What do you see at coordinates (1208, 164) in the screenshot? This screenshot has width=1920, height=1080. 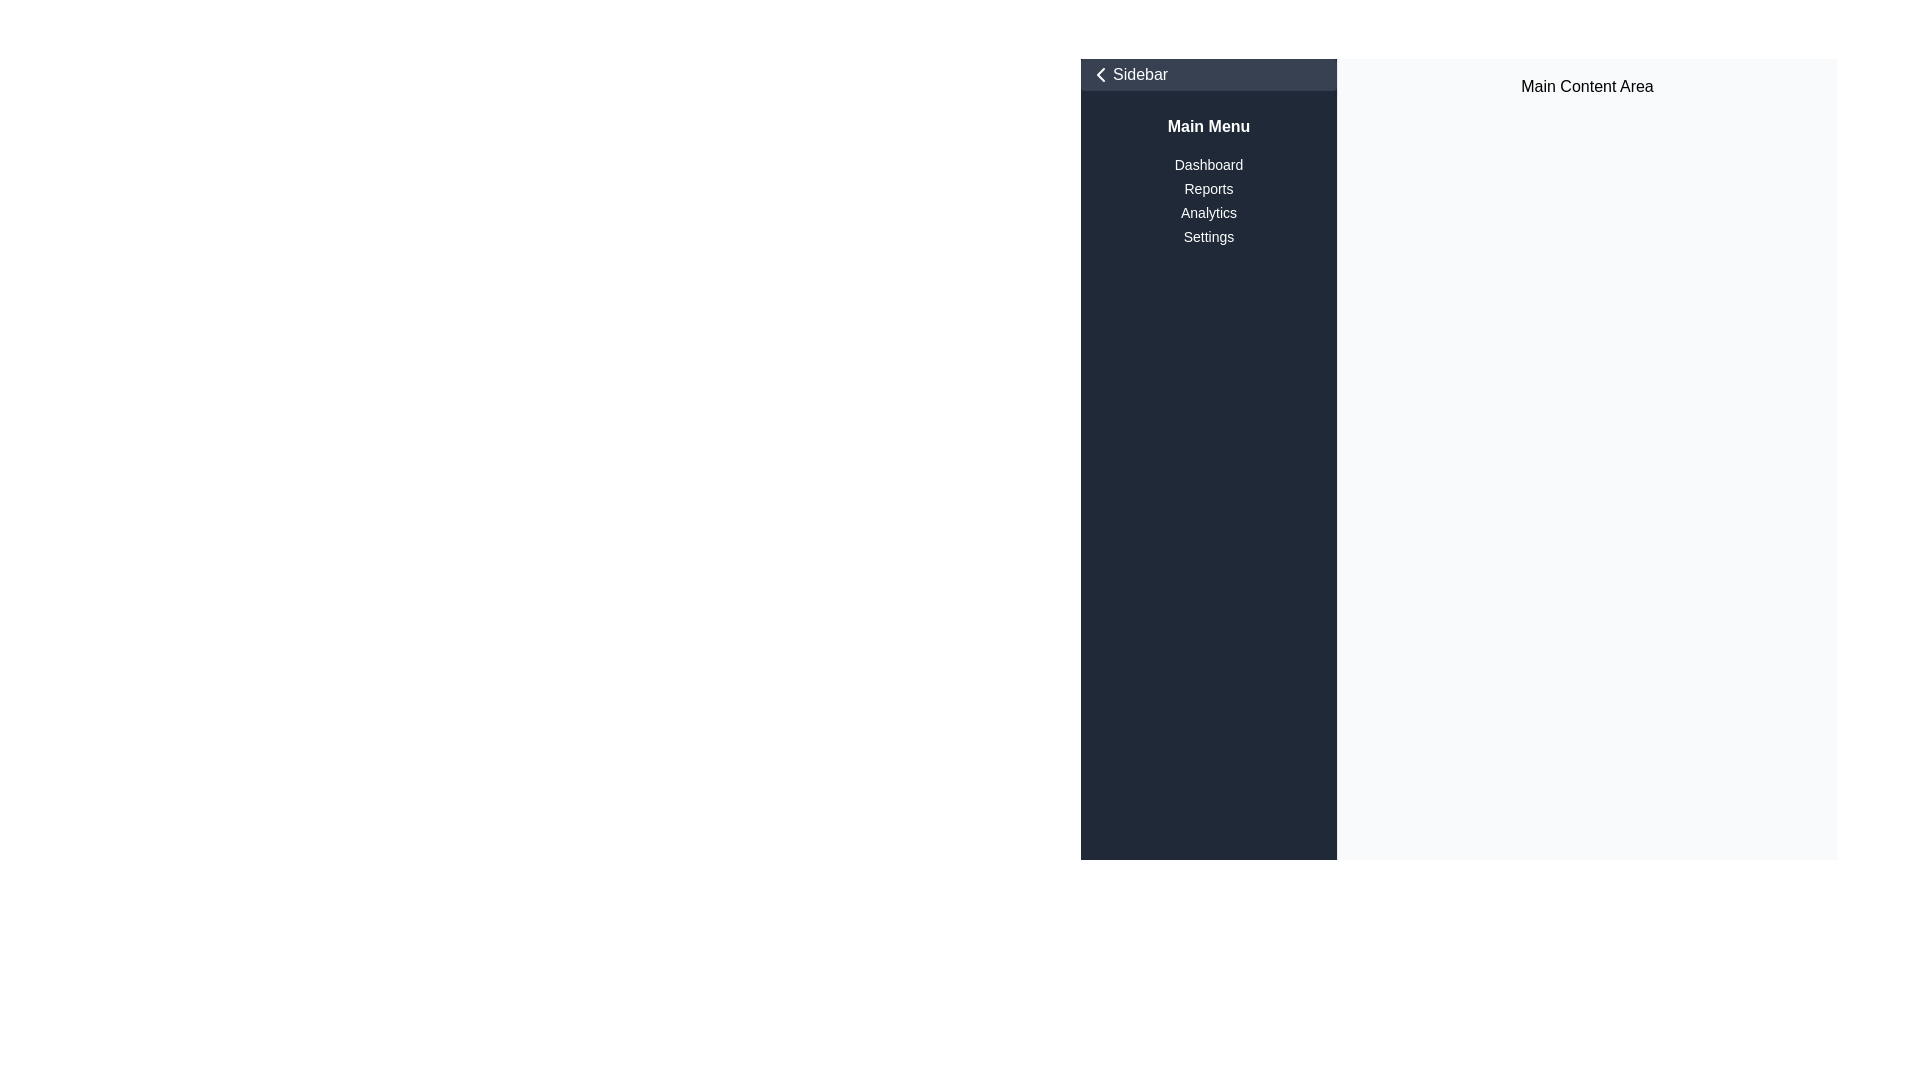 I see `the first textual navigation link in the sidebar` at bounding box center [1208, 164].